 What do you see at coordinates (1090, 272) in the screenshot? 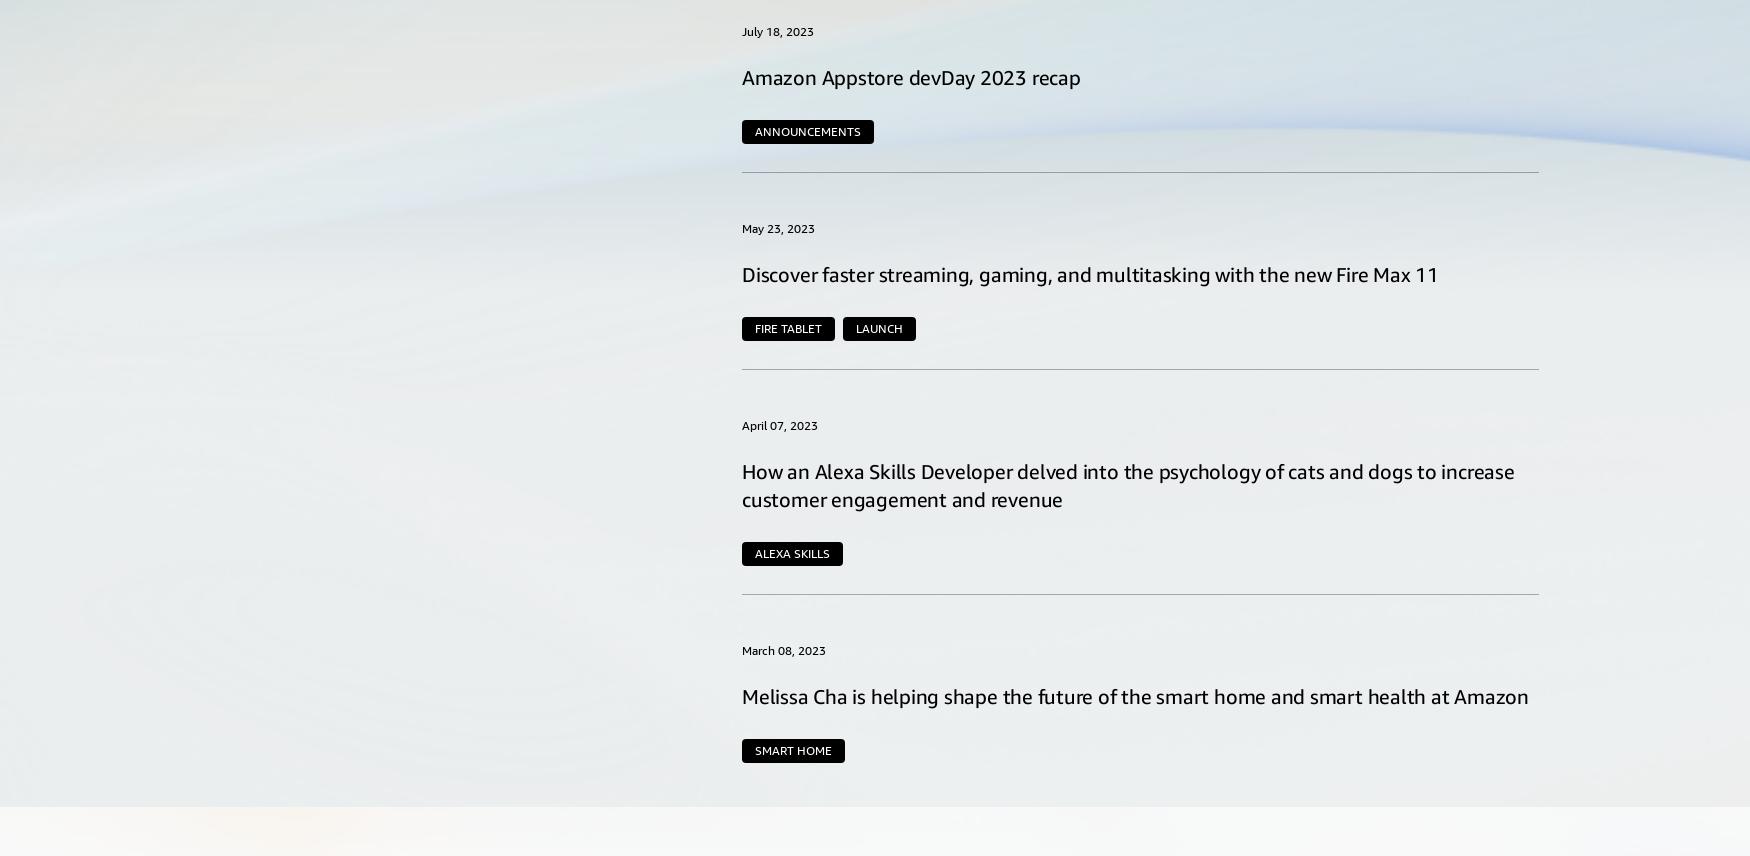
I see `'Discover faster streaming, gaming, and multitasking with the new Fire Max 11'` at bounding box center [1090, 272].